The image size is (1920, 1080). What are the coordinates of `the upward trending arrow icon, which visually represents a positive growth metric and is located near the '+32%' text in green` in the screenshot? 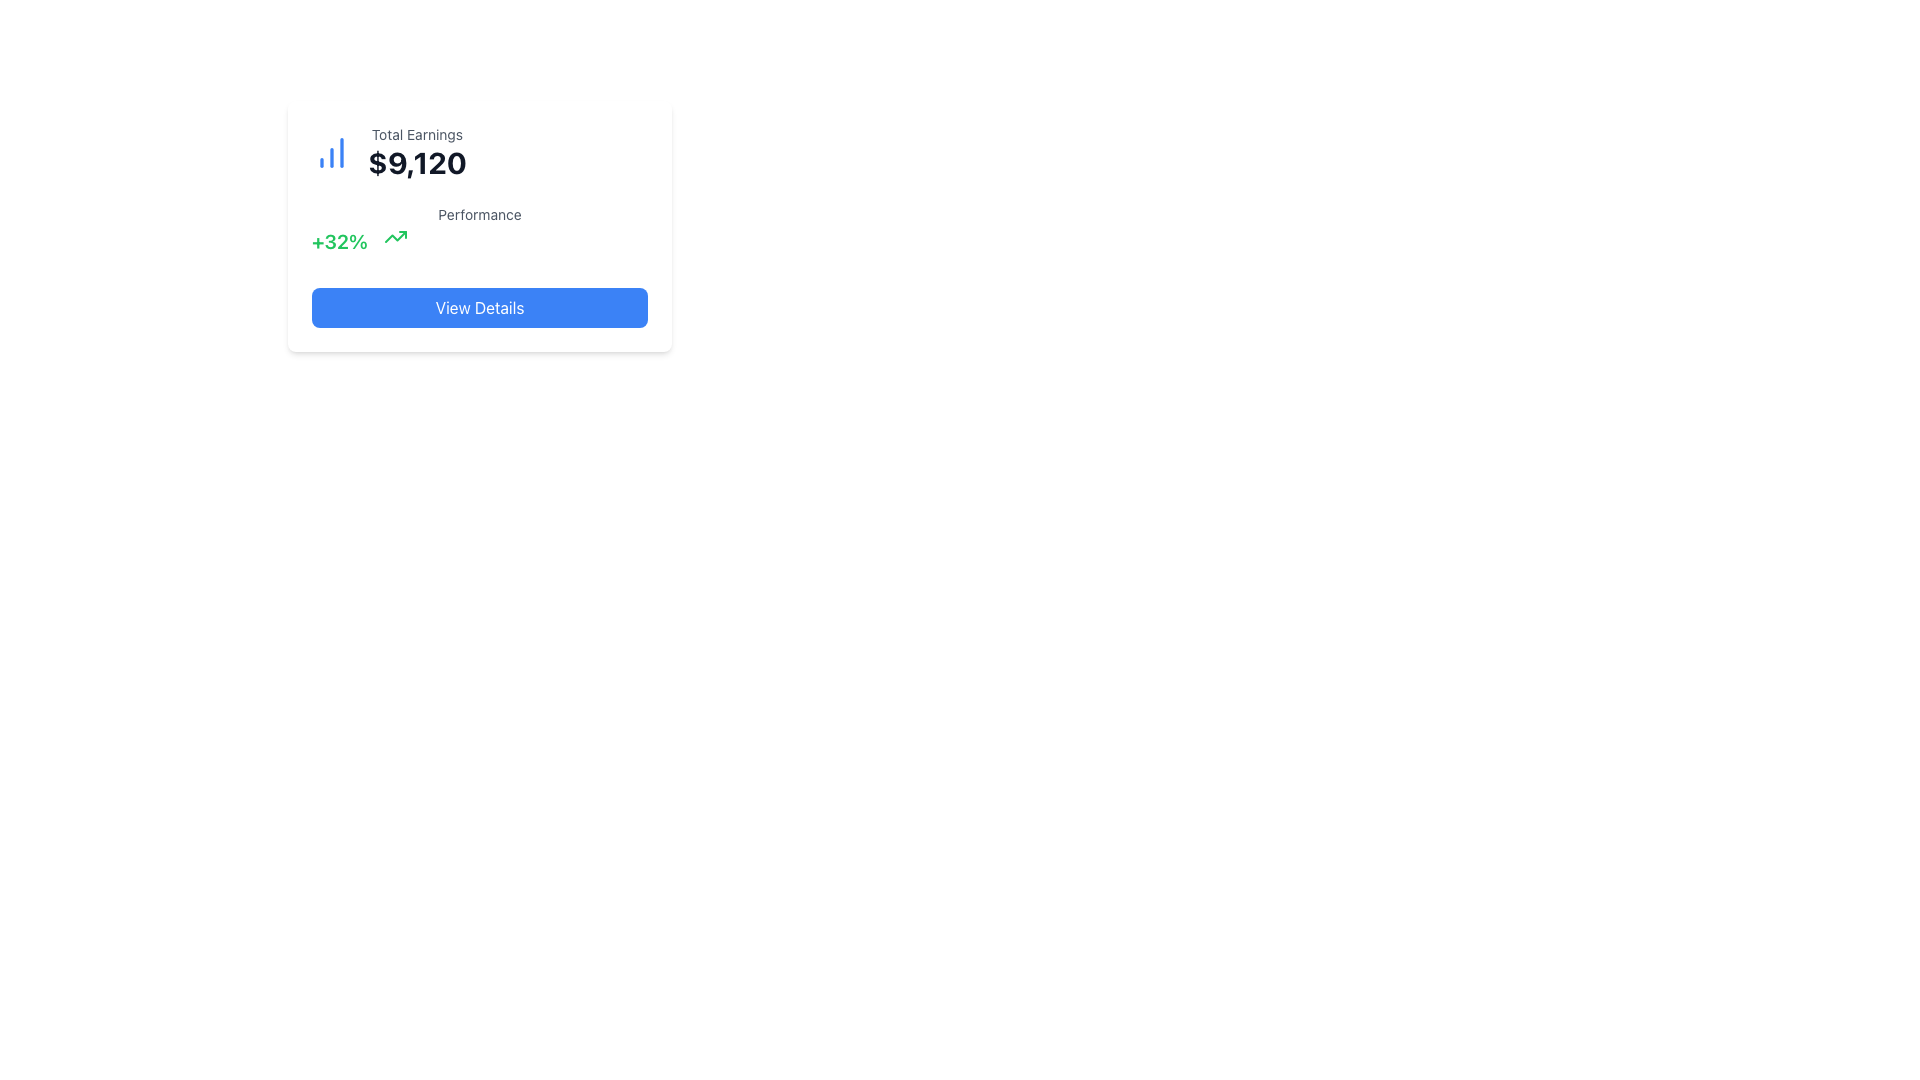 It's located at (395, 235).